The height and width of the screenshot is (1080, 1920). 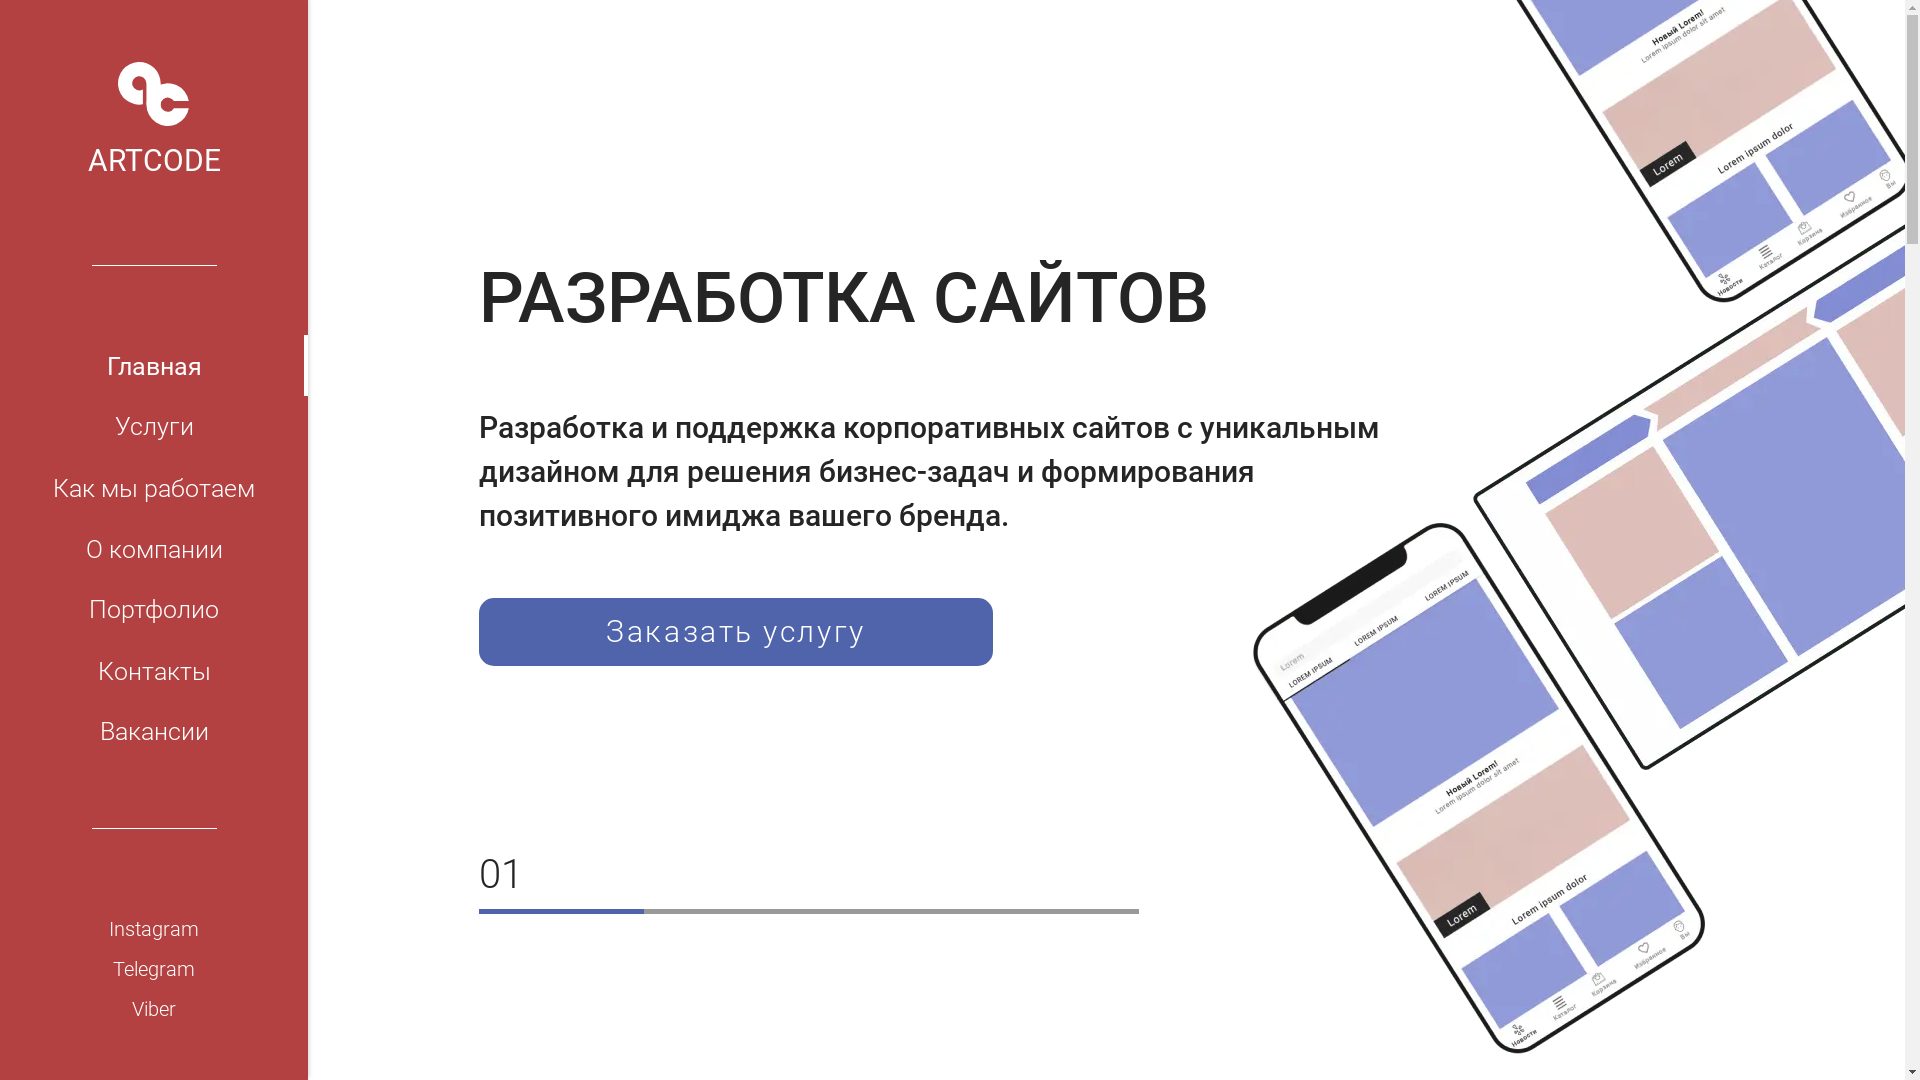 I want to click on 'Viber', so click(x=152, y=1009).